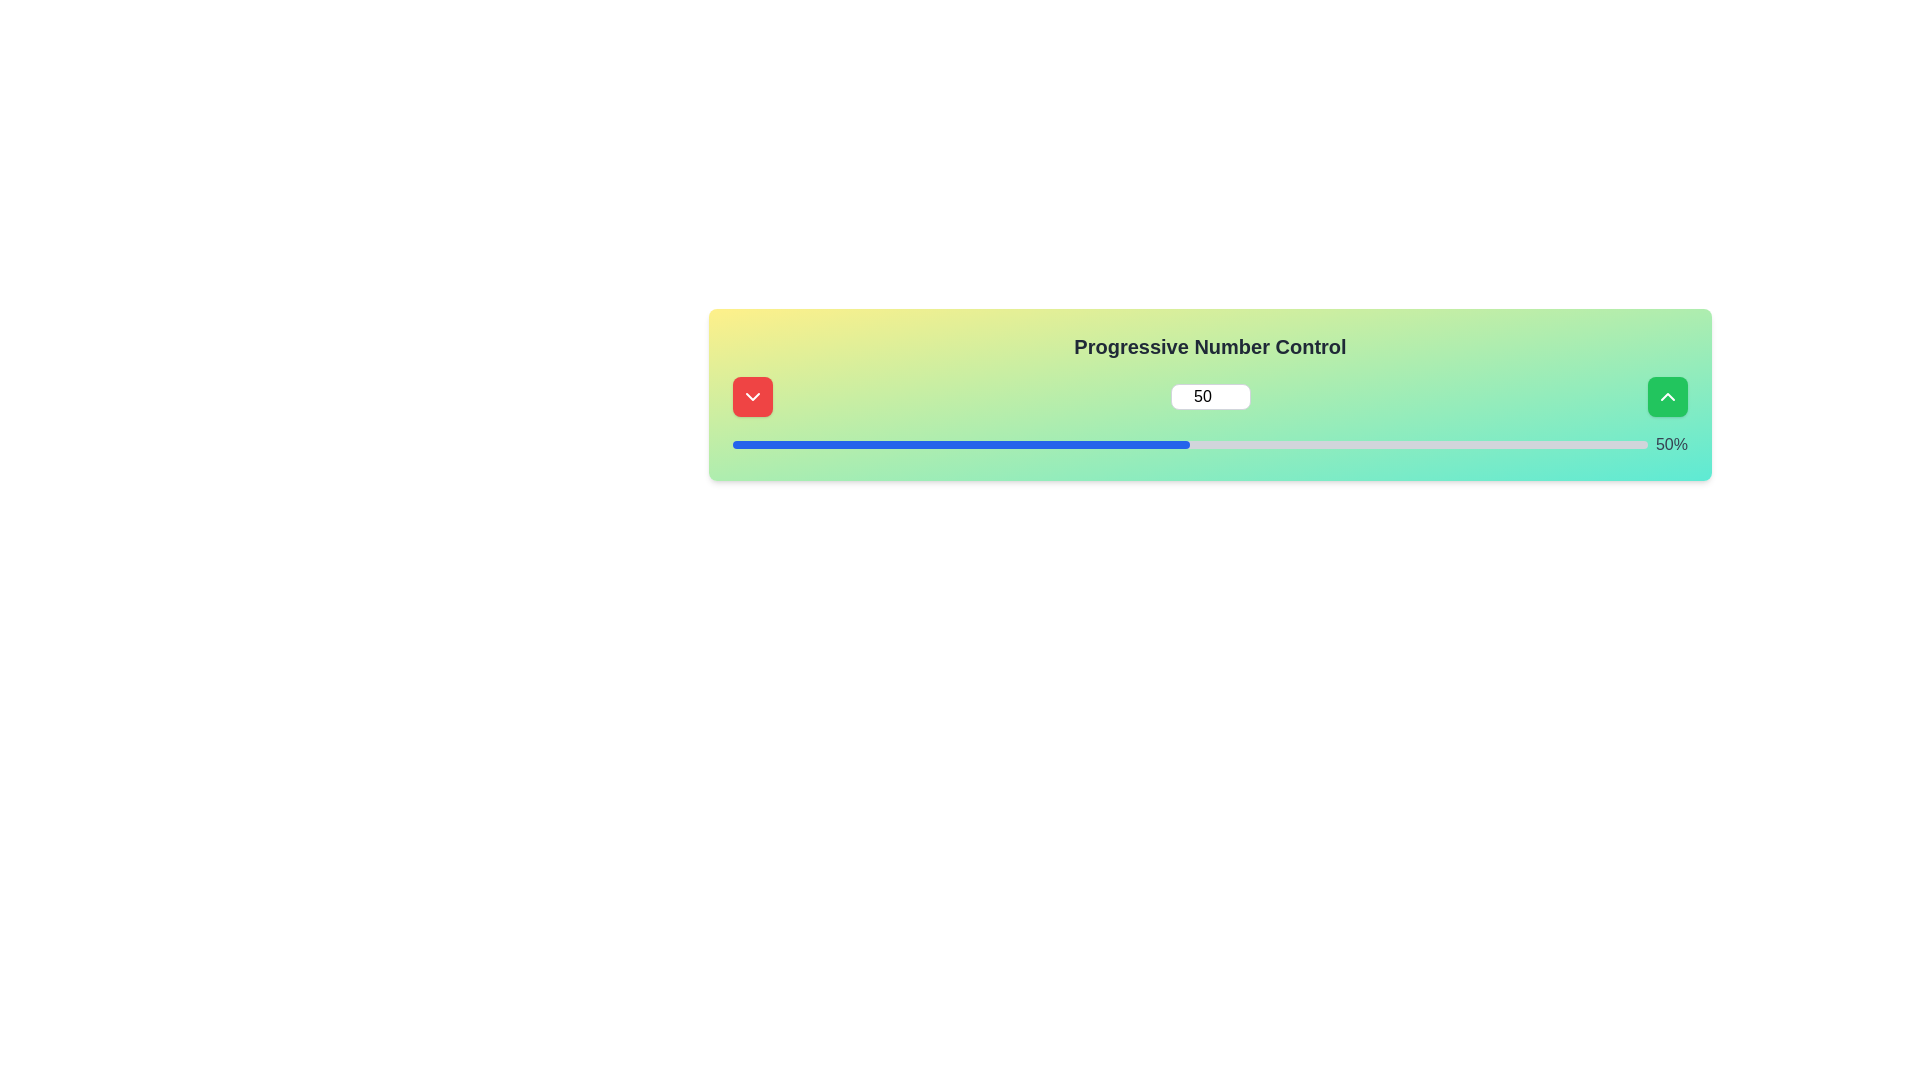 The image size is (1920, 1080). Describe the element at coordinates (1668, 397) in the screenshot. I see `the upward increment button located on the right side of the green rounded button to increment the value` at that location.